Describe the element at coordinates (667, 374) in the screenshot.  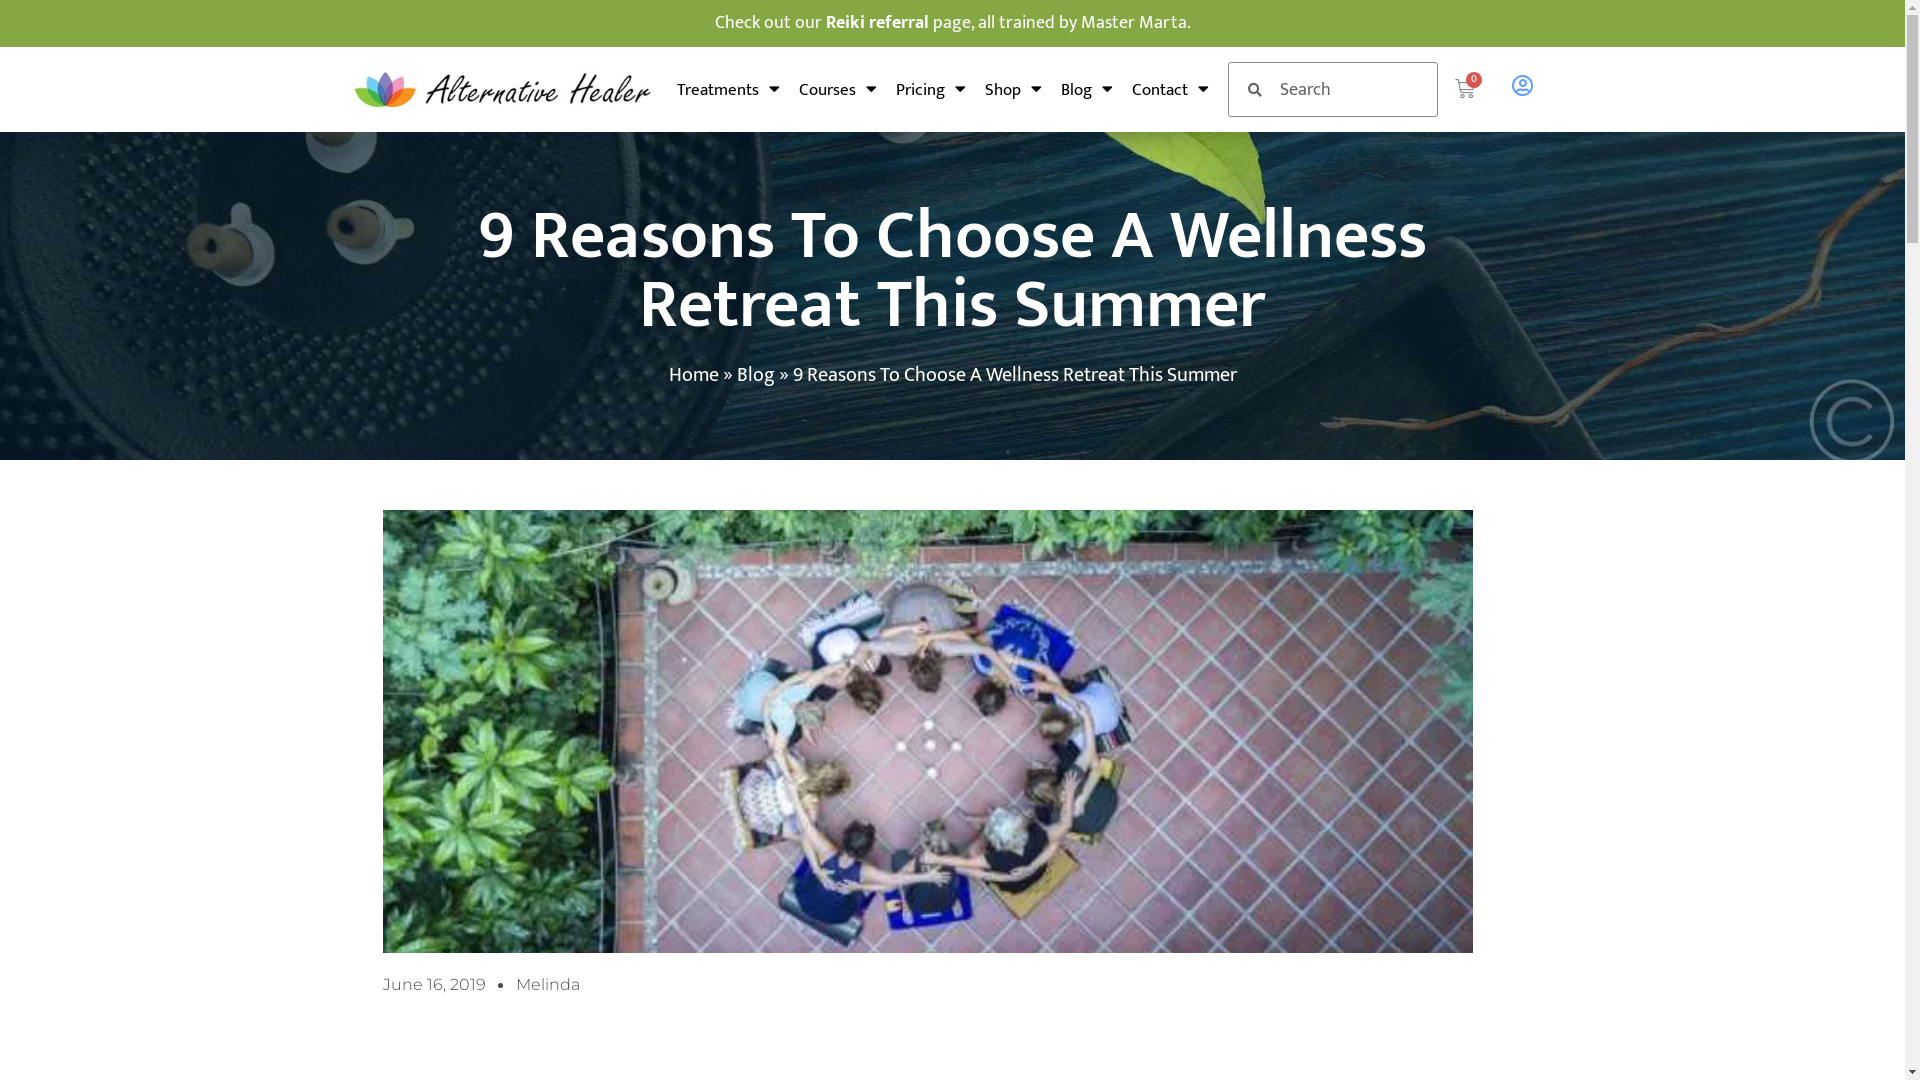
I see `'Home'` at that location.